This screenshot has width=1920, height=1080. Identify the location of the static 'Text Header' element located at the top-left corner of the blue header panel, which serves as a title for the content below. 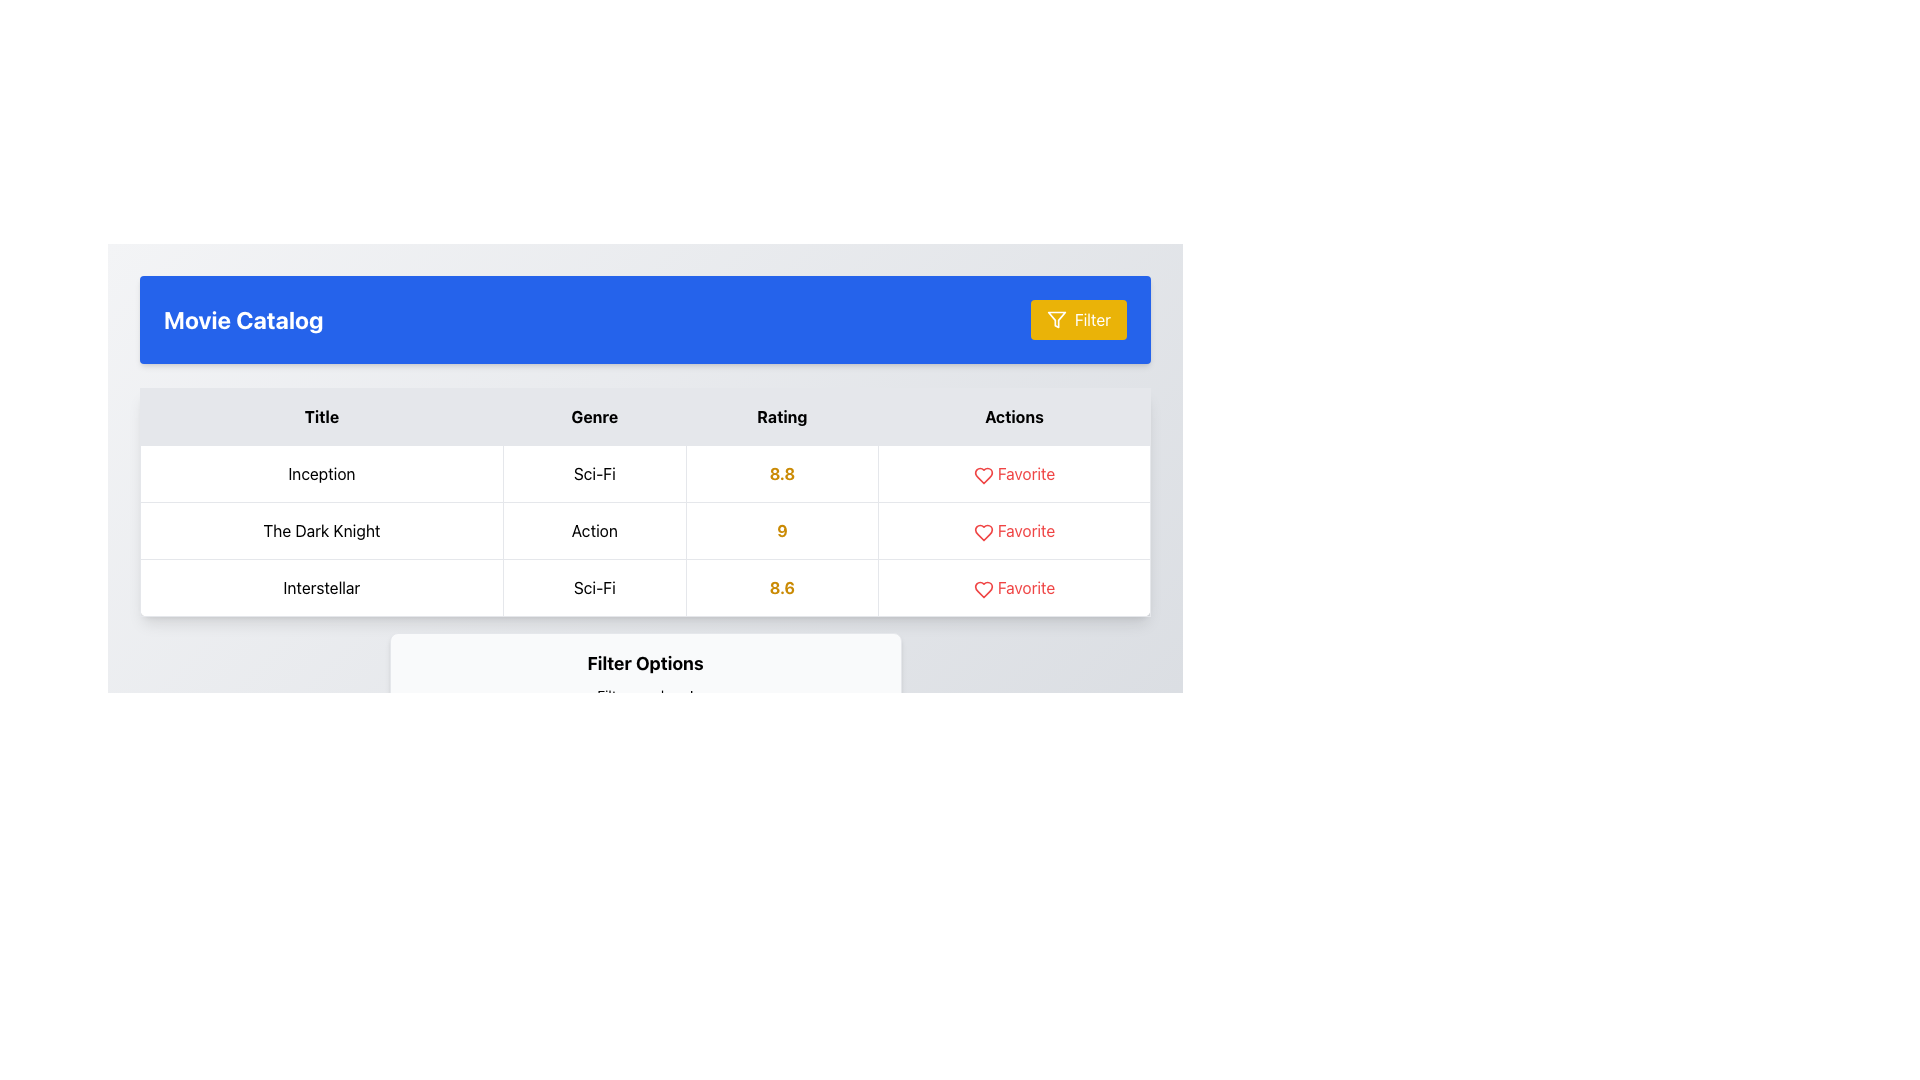
(242, 319).